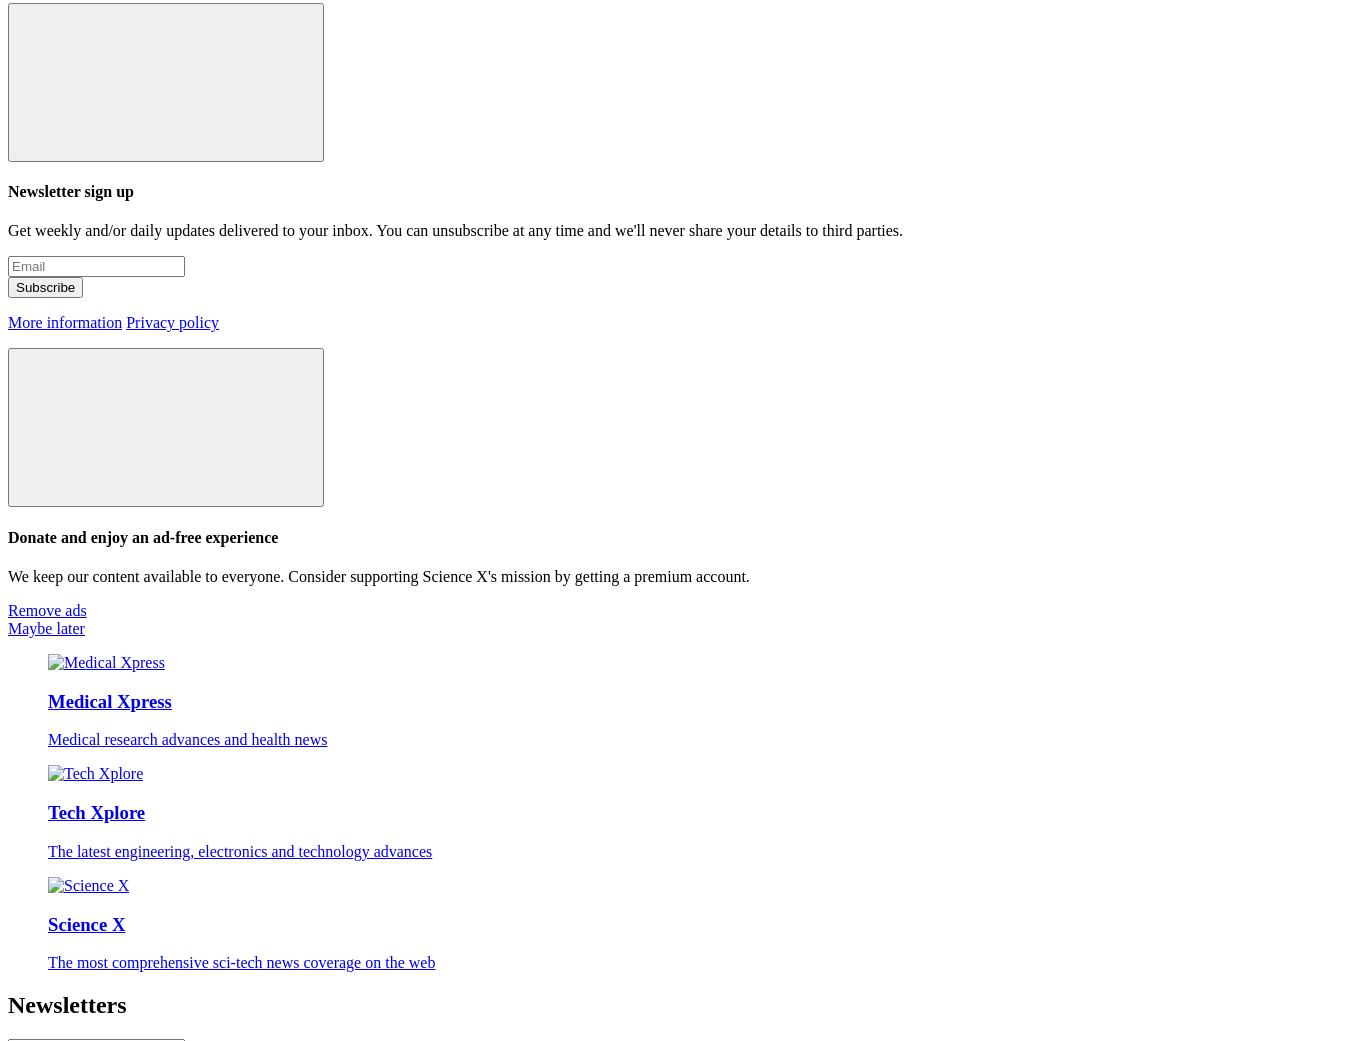 This screenshot has height=1041, width=1366. What do you see at coordinates (377, 575) in the screenshot?
I see `'We keep our content available to everyone.
                    Consider supporting Science X's mission by getting a premium account.'` at bounding box center [377, 575].